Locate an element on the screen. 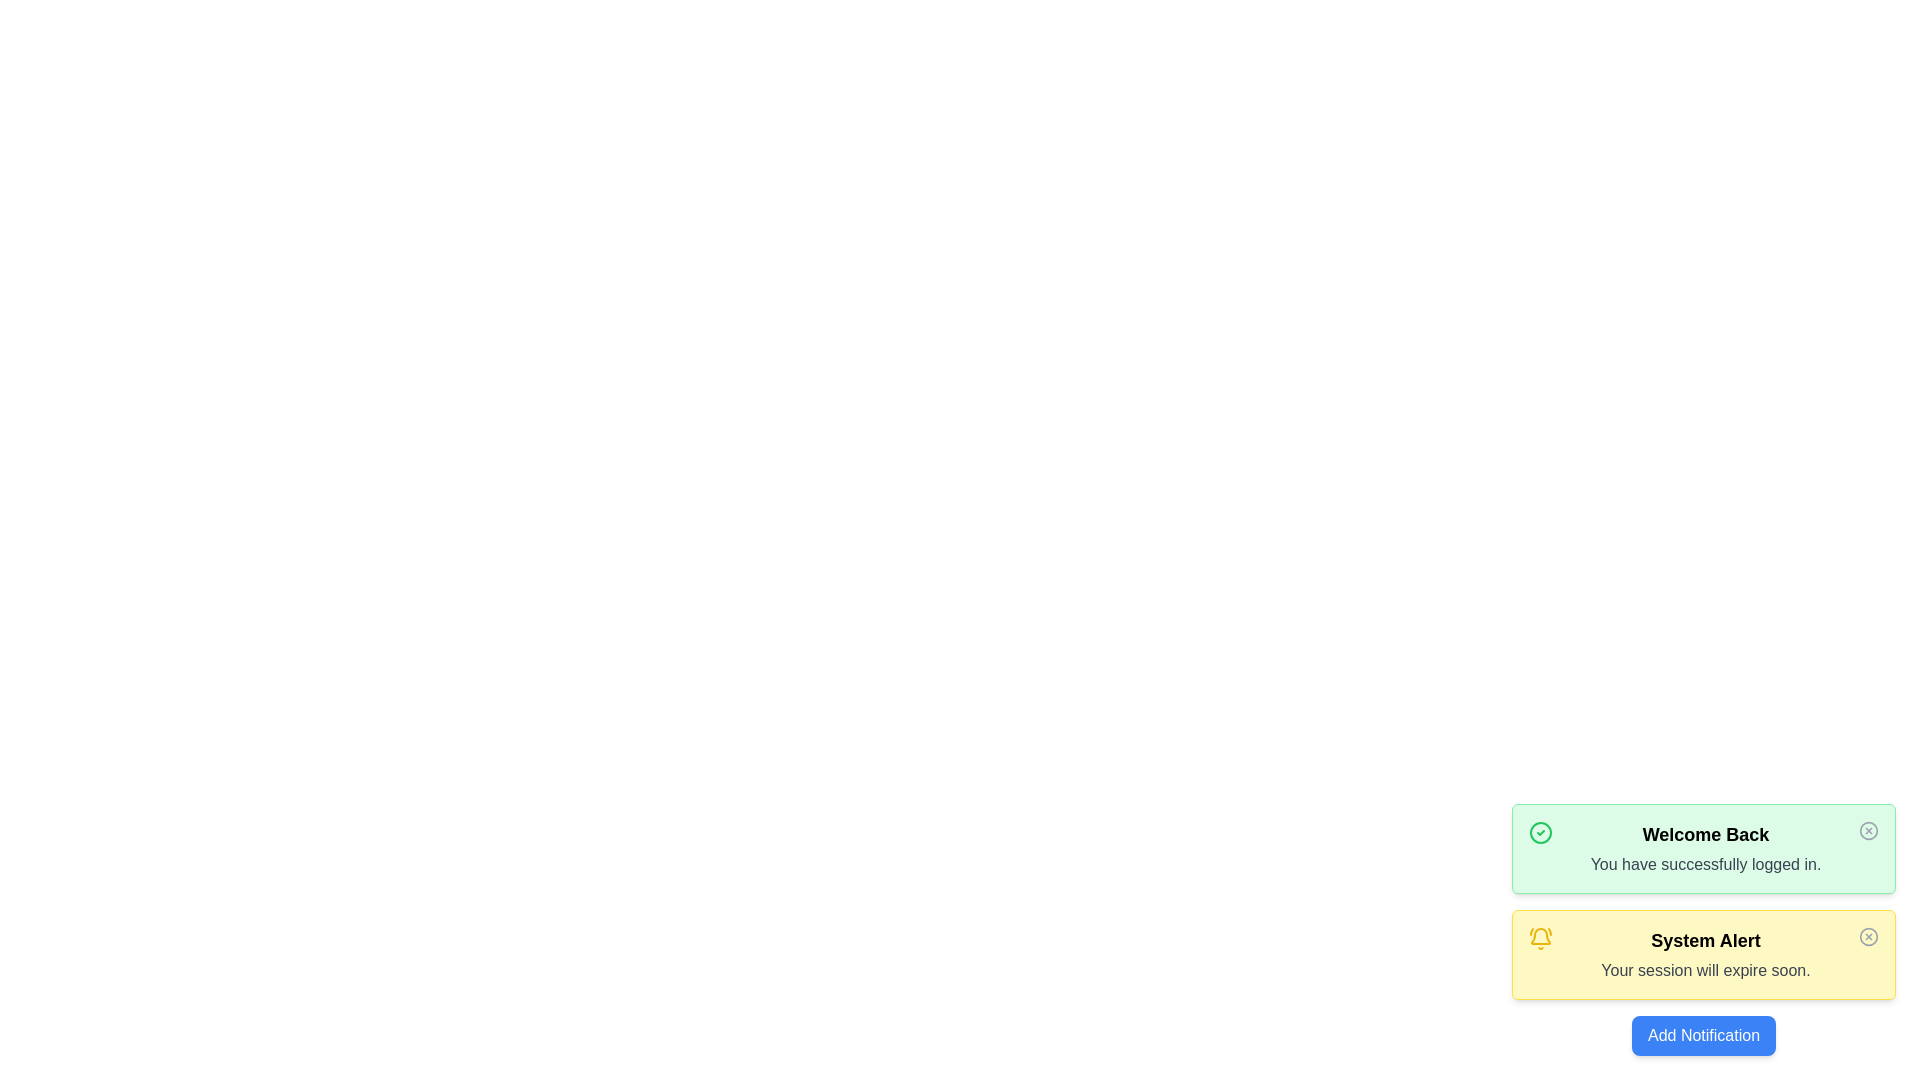 This screenshot has height=1080, width=1920. warning message displayed in the static text label within the yellow 'System Alert' notification box, positioned below the 'Welcome Back' notification and above the 'Add Notification' button is located at coordinates (1704, 970).